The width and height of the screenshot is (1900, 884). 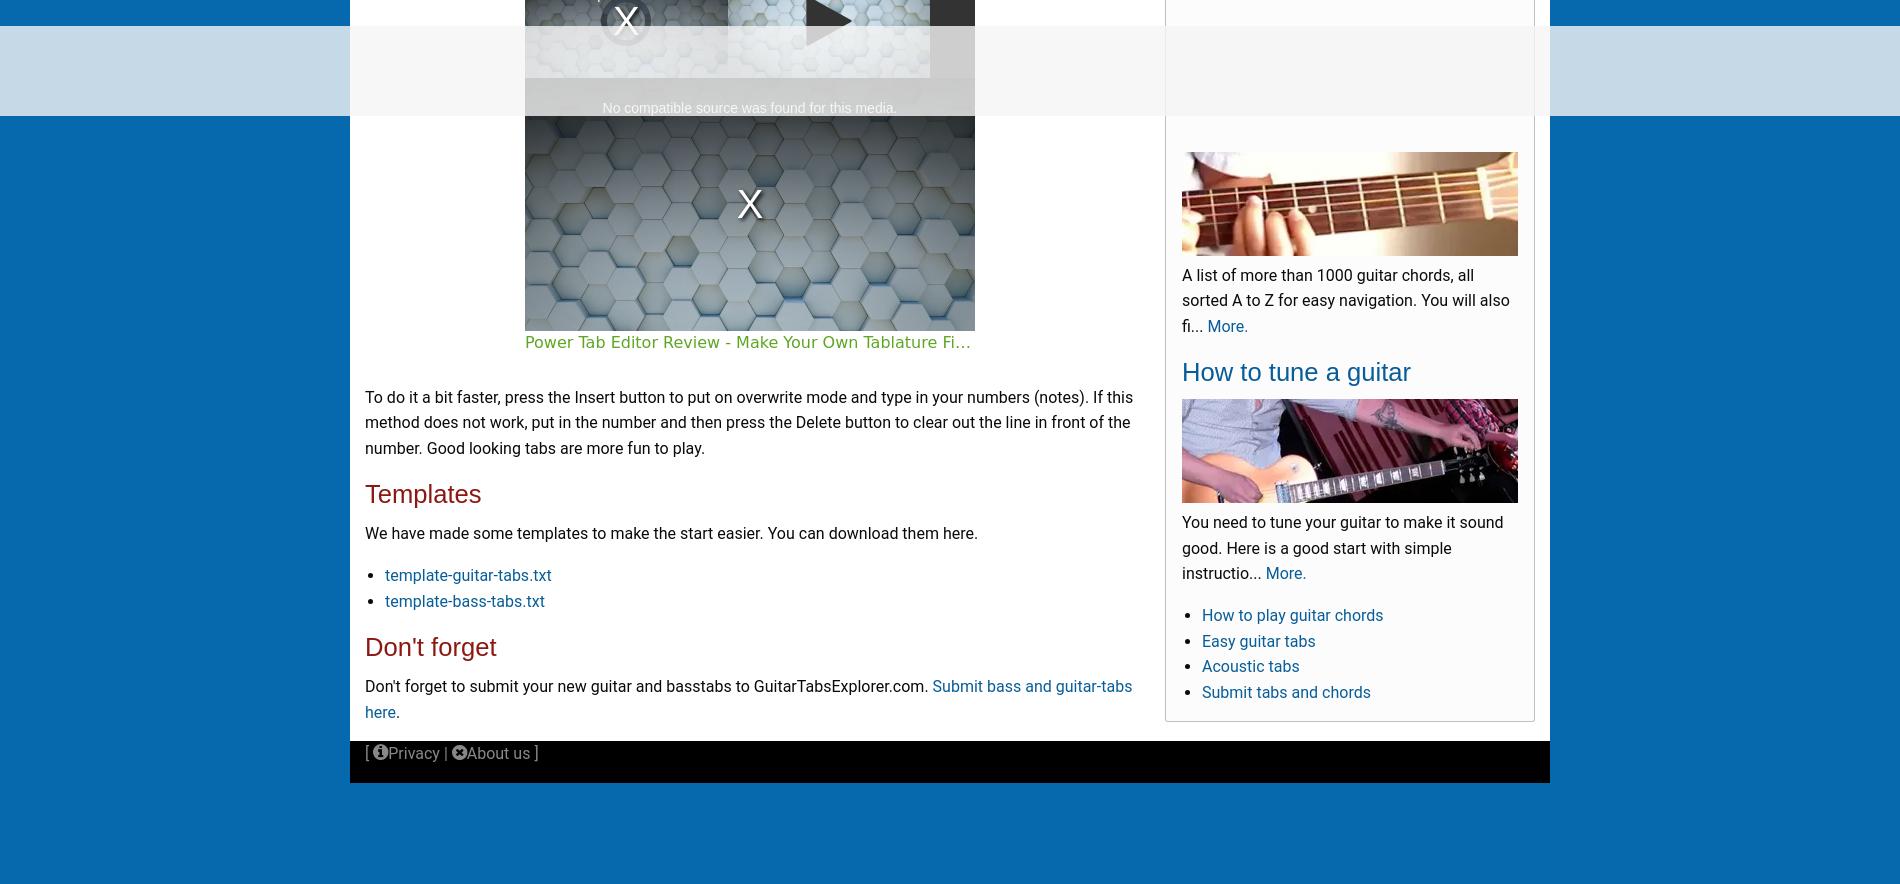 What do you see at coordinates (747, 698) in the screenshot?
I see `'Submit bass and guitar-tabs here'` at bounding box center [747, 698].